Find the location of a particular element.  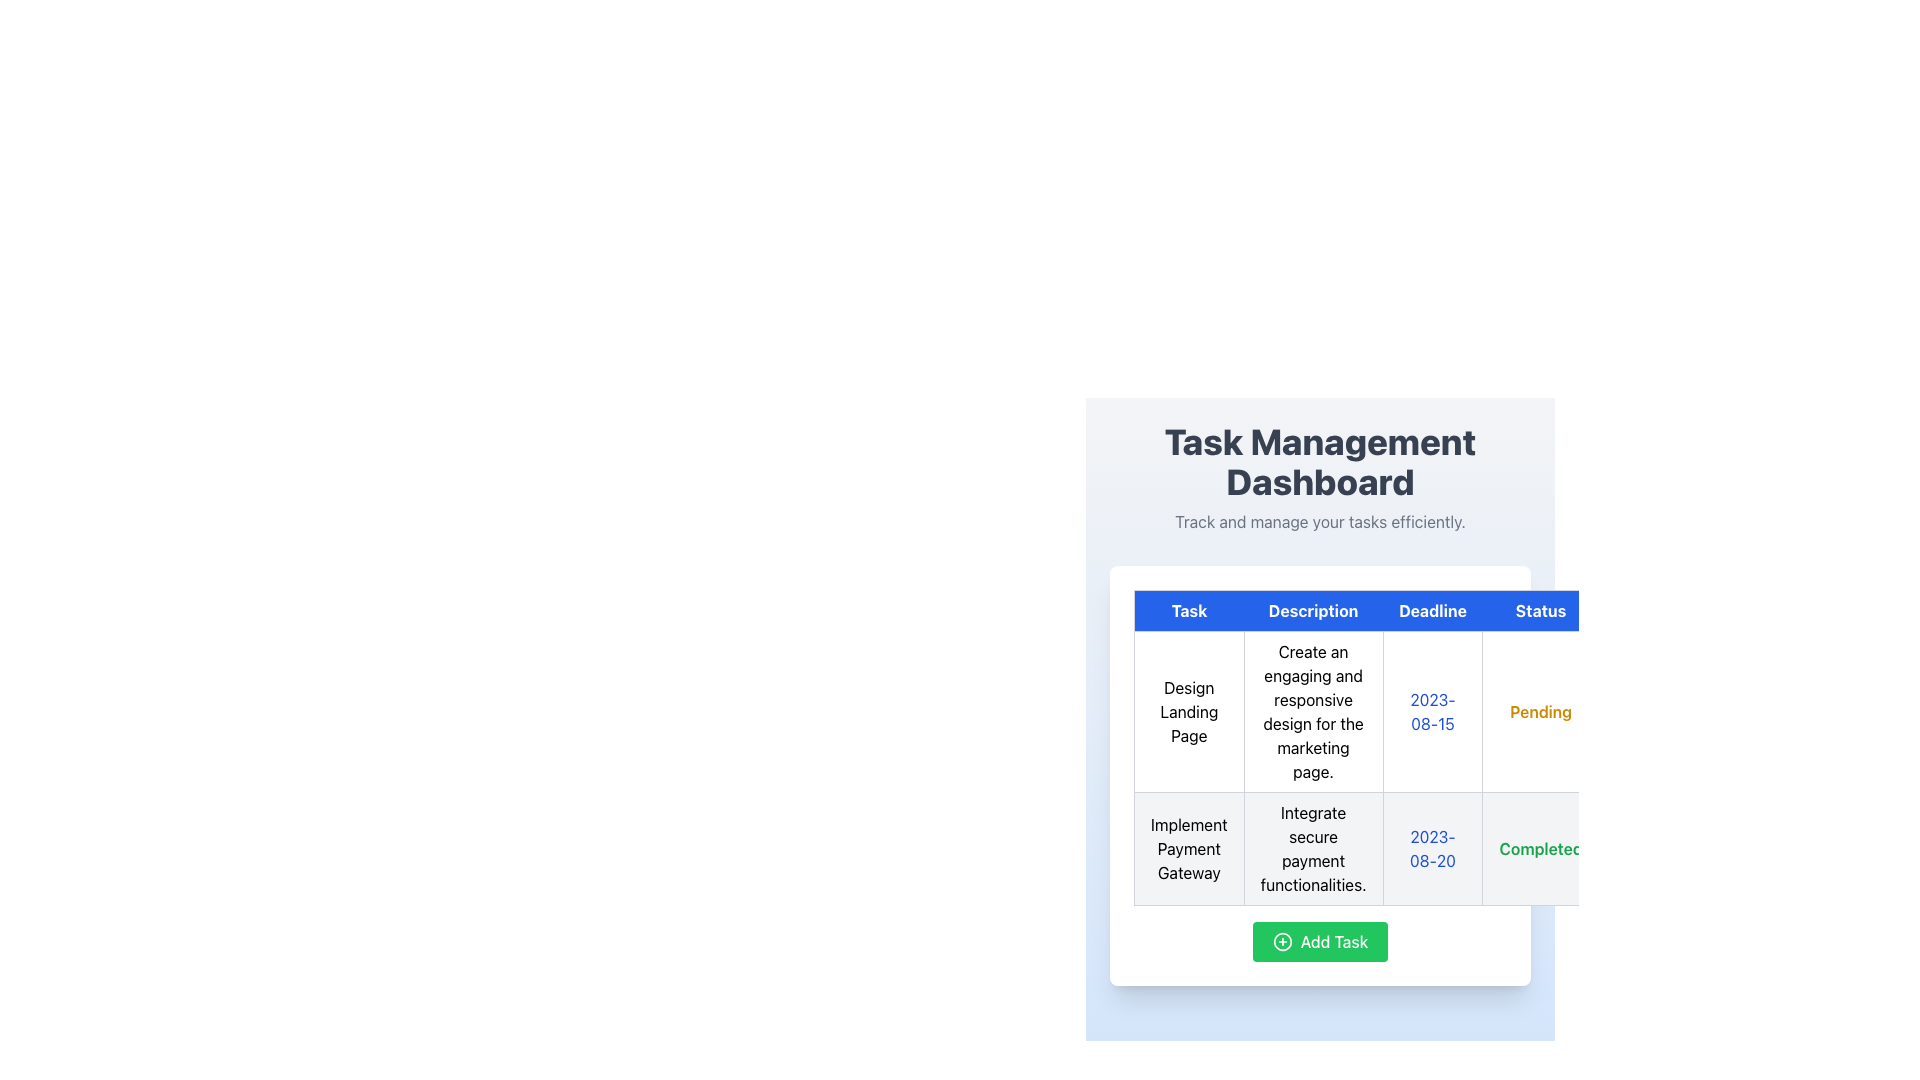

Header Text located at the top of the content section, which indicates the primary functionality related to task management is located at coordinates (1320, 462).